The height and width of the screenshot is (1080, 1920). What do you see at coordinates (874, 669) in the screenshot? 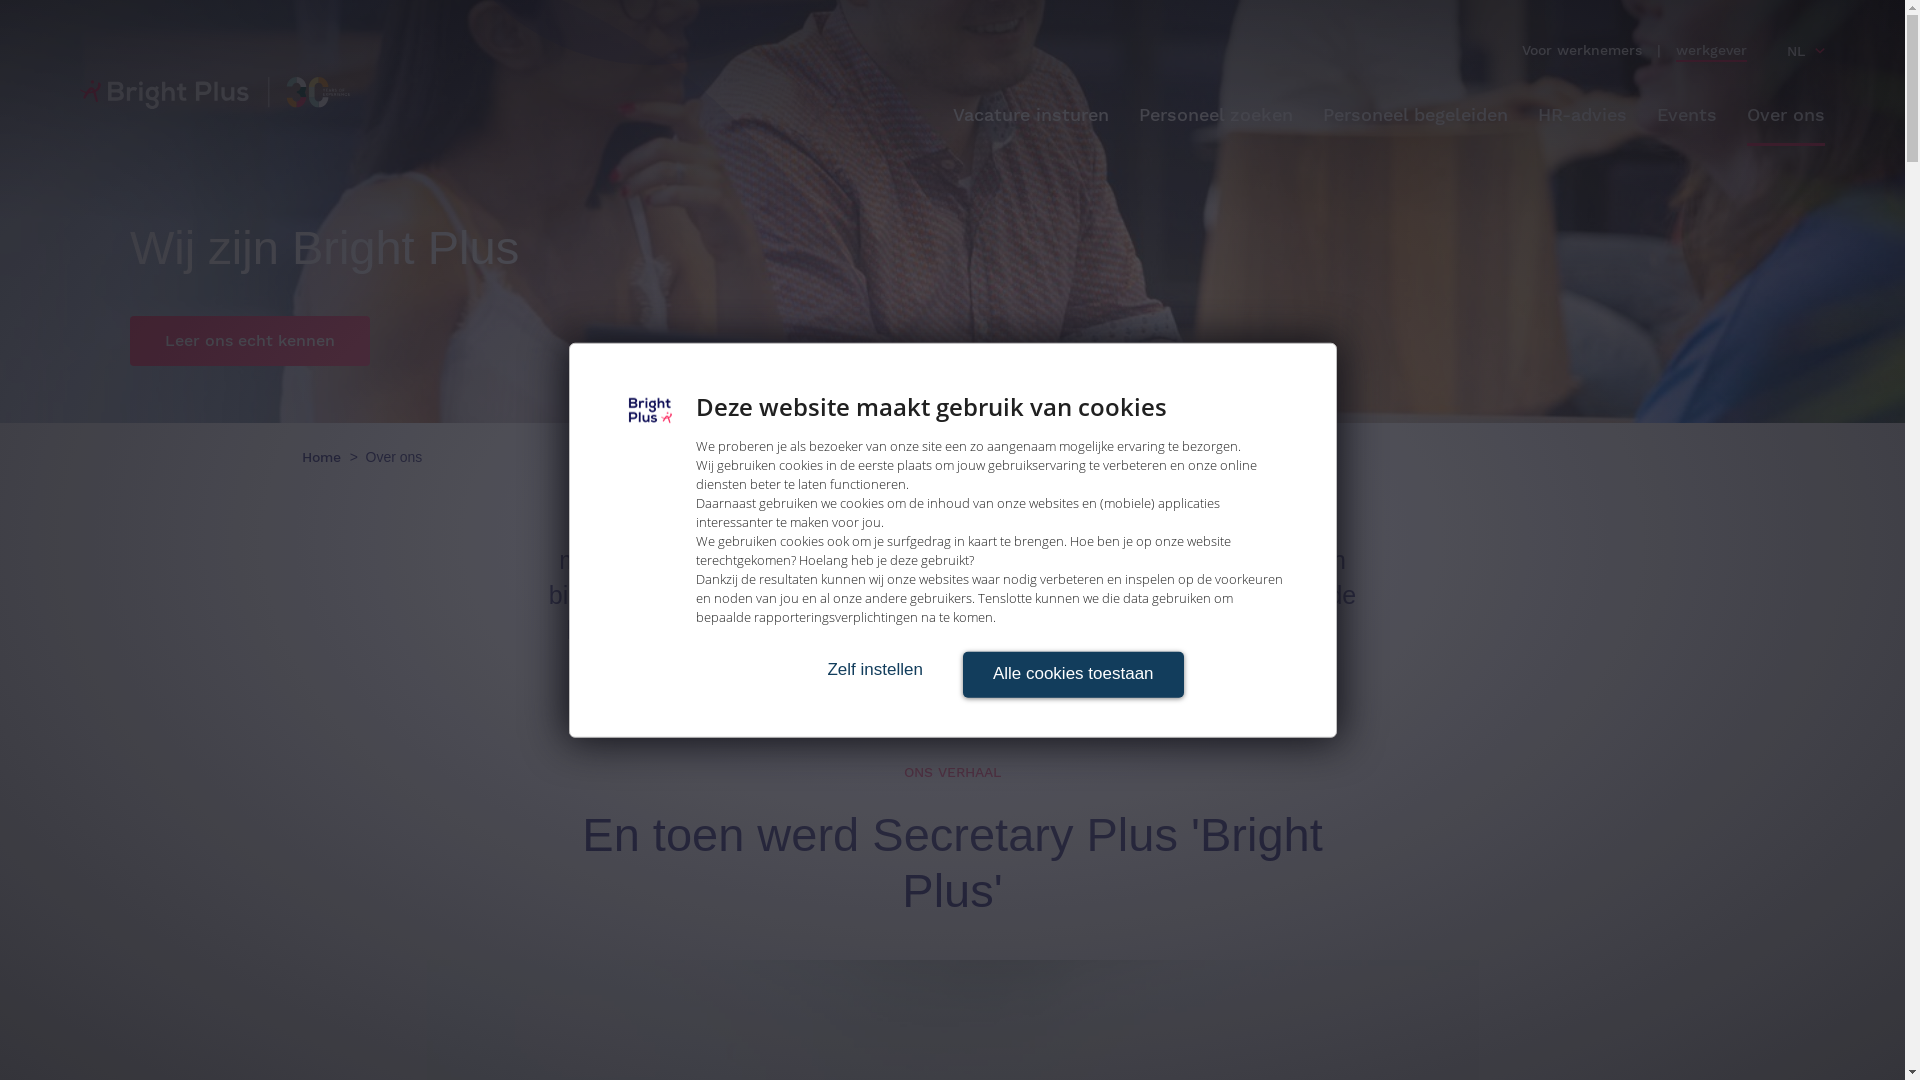
I see `'Zelf instellen'` at bounding box center [874, 669].